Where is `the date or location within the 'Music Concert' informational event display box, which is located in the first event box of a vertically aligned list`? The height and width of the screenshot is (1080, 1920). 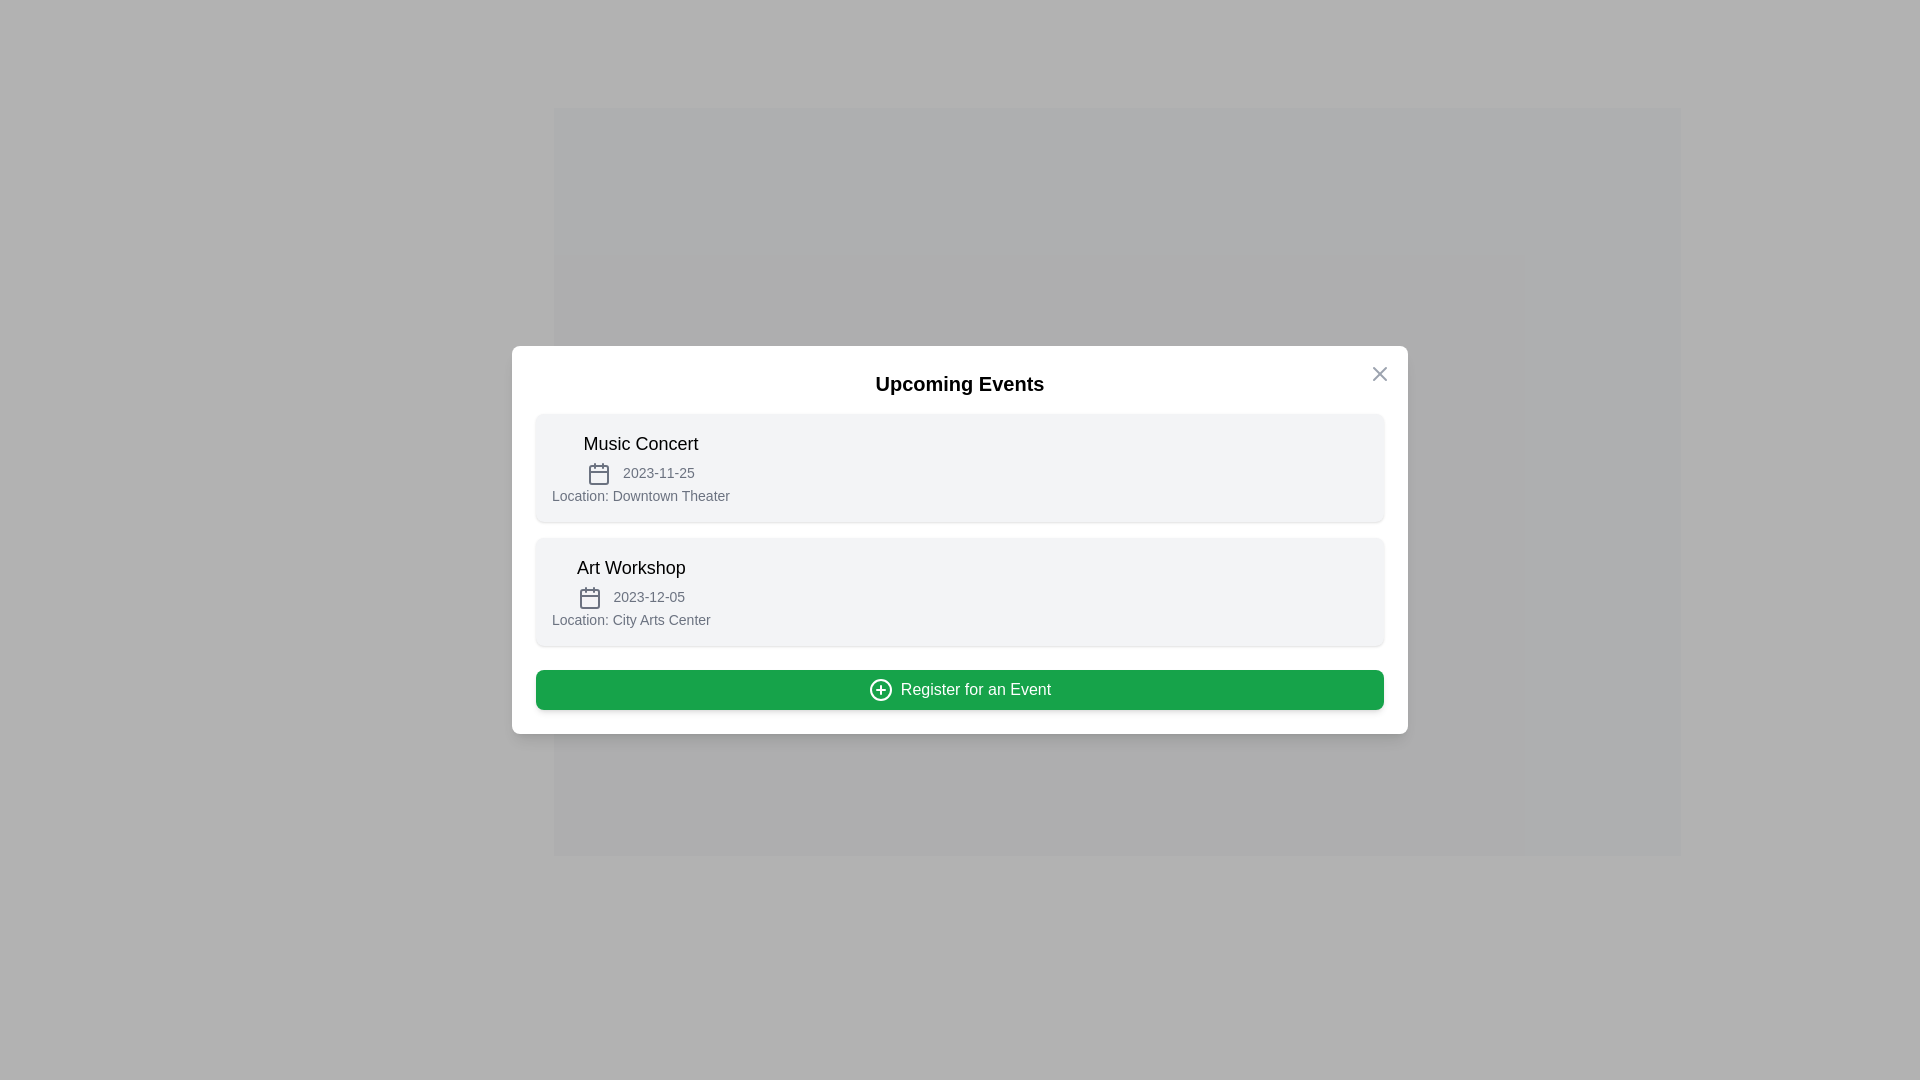 the date or location within the 'Music Concert' informational event display box, which is located in the first event box of a vertically aligned list is located at coordinates (640, 467).